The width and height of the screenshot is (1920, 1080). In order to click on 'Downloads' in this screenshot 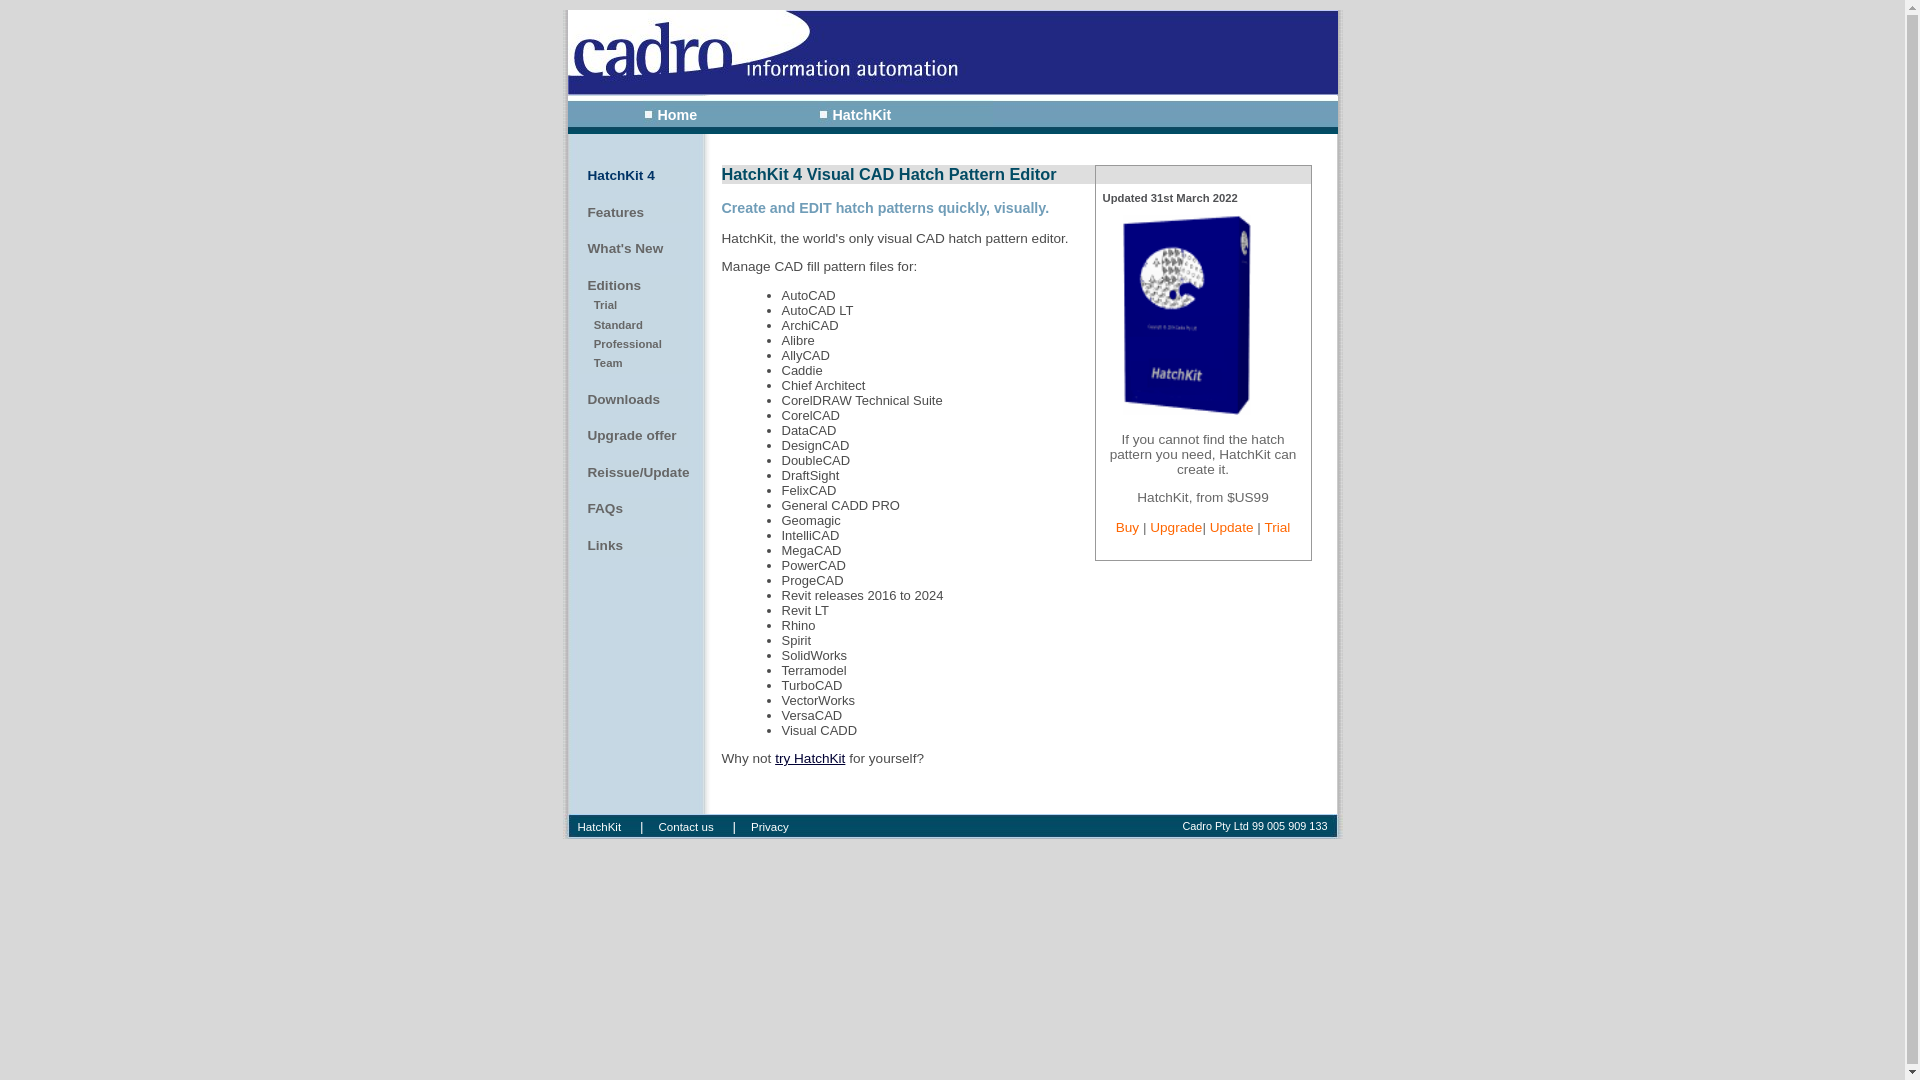, I will do `click(632, 400)`.